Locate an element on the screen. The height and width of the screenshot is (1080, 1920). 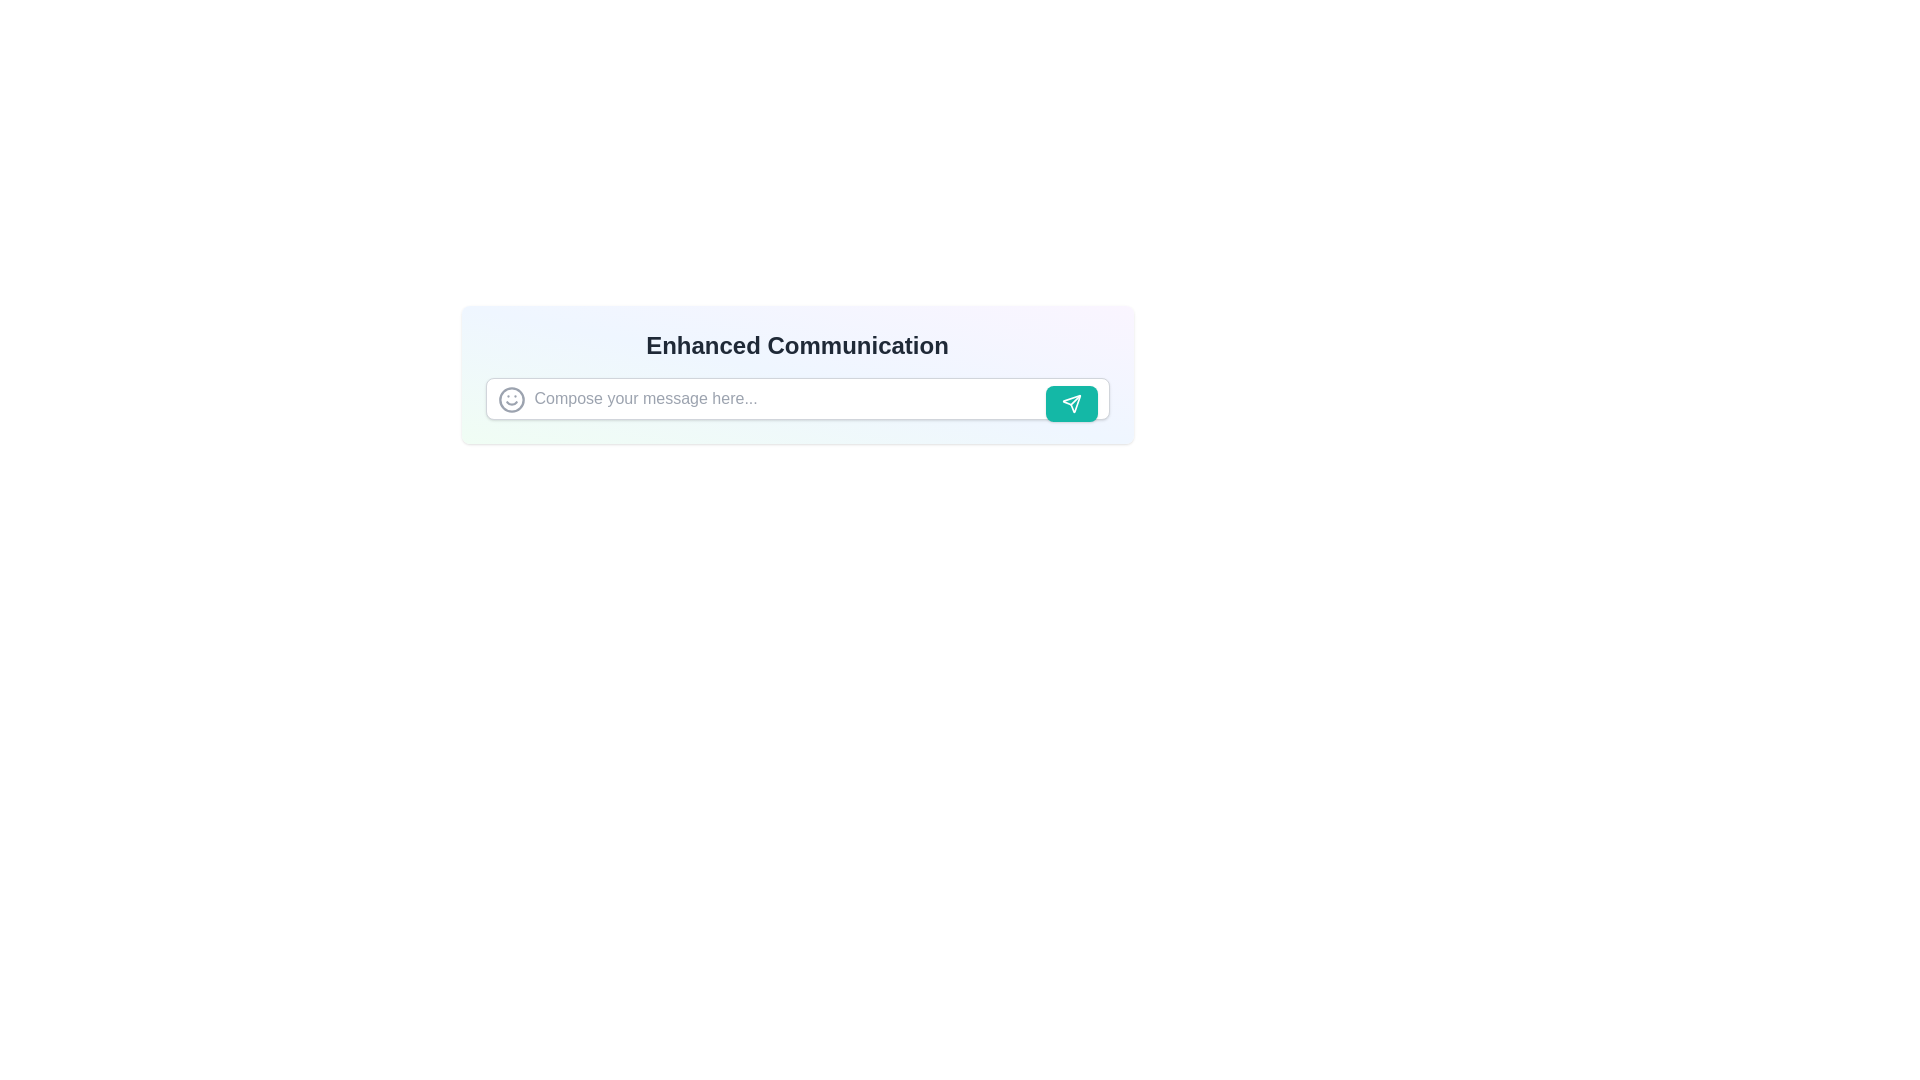
the circular outline icon that resembles a part of a smiling face icon, located before the text input field labeled 'Compose your message here...' is located at coordinates (511, 400).